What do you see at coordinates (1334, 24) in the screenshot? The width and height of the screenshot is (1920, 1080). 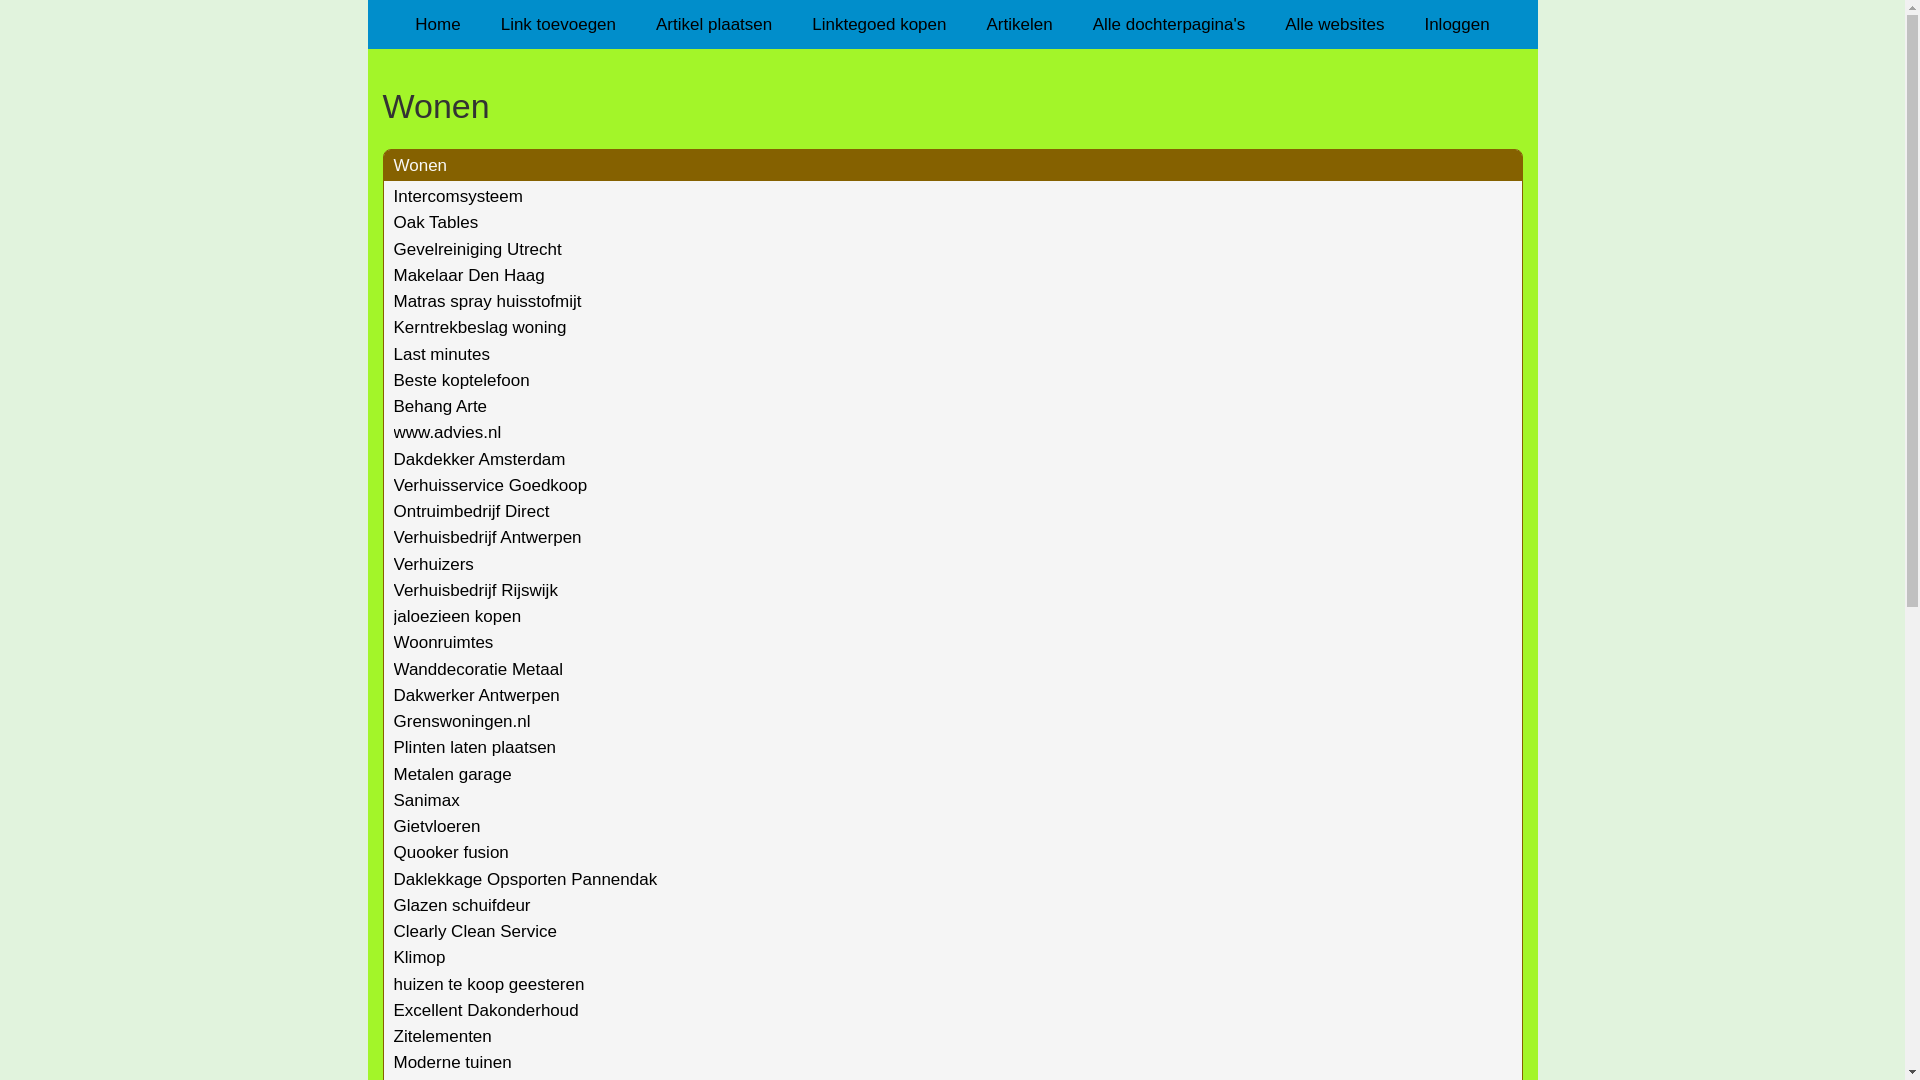 I see `'Alle websites'` at bounding box center [1334, 24].